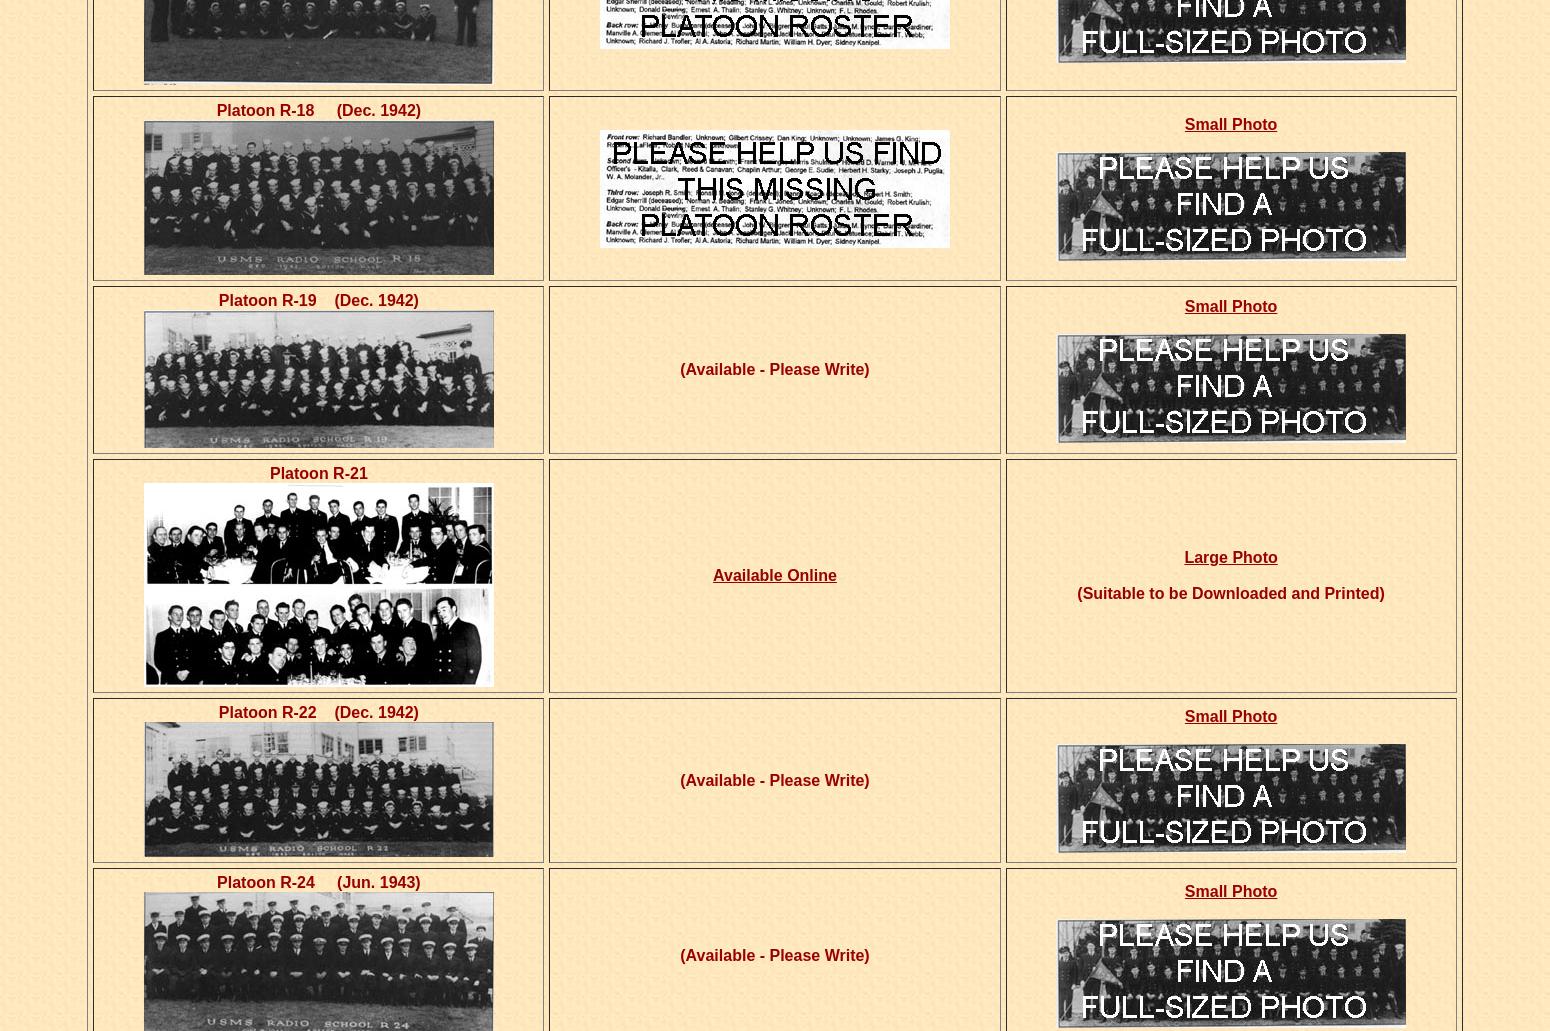 This screenshot has height=1031, width=1550. What do you see at coordinates (317, 712) in the screenshot?
I see `'Platoon R-22    (Dec. 
                
                1942)'` at bounding box center [317, 712].